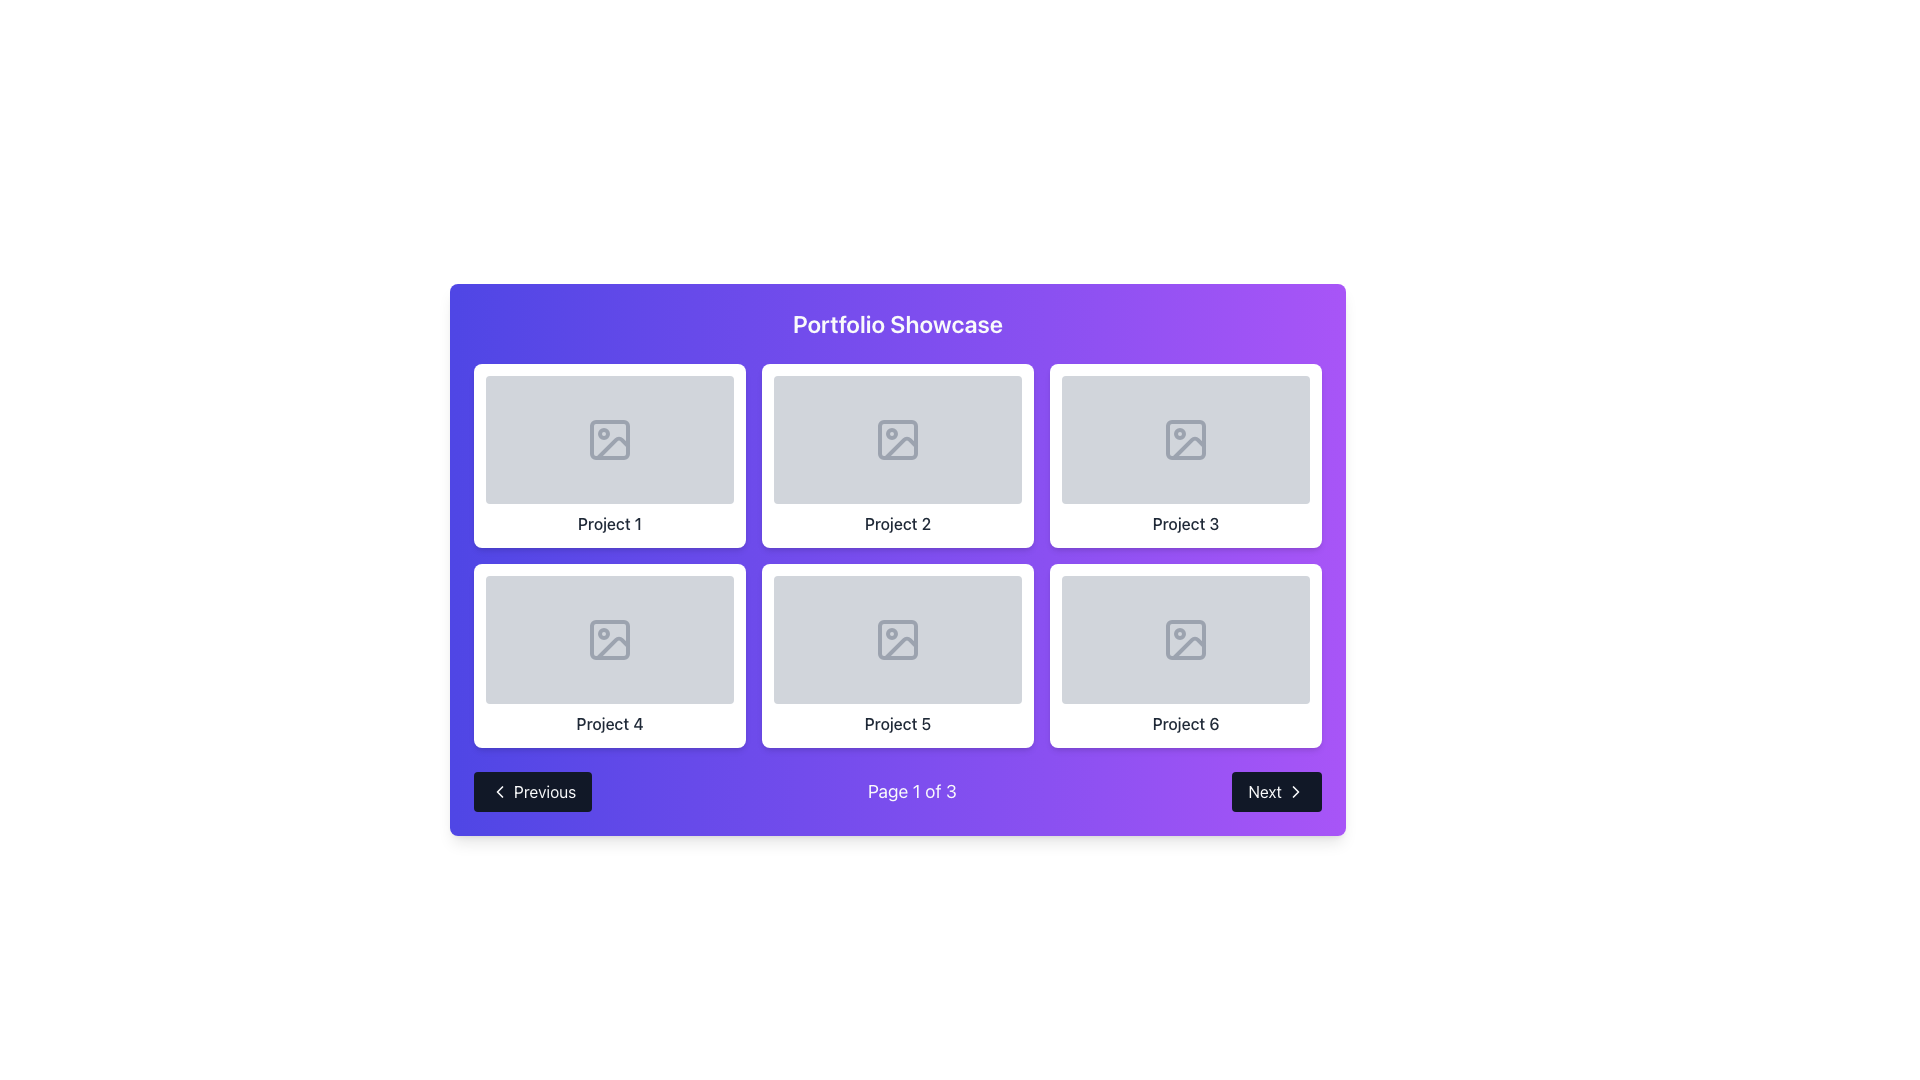 The image size is (1920, 1080). I want to click on the right-facing arrow icon located within the 'Next' button, so click(1296, 790).